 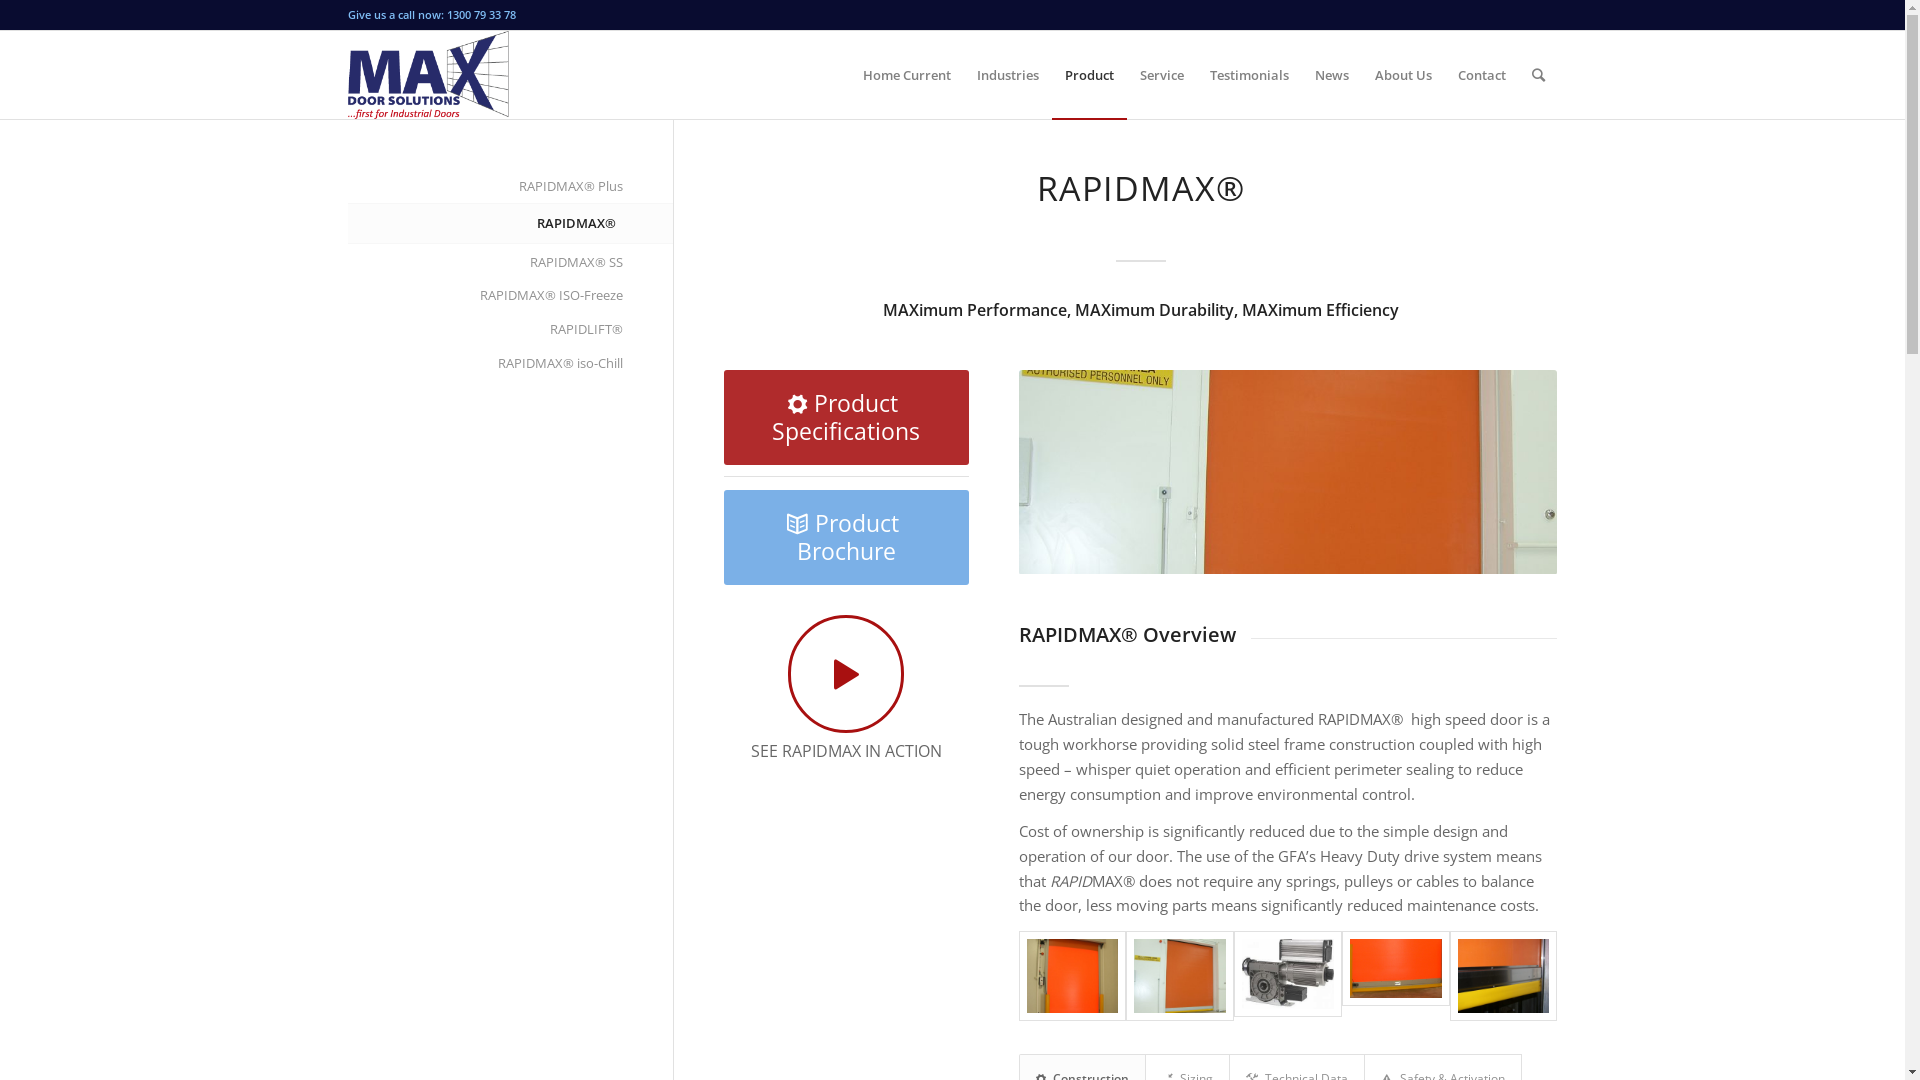 I want to click on 'Home Current', so click(x=906, y=73).